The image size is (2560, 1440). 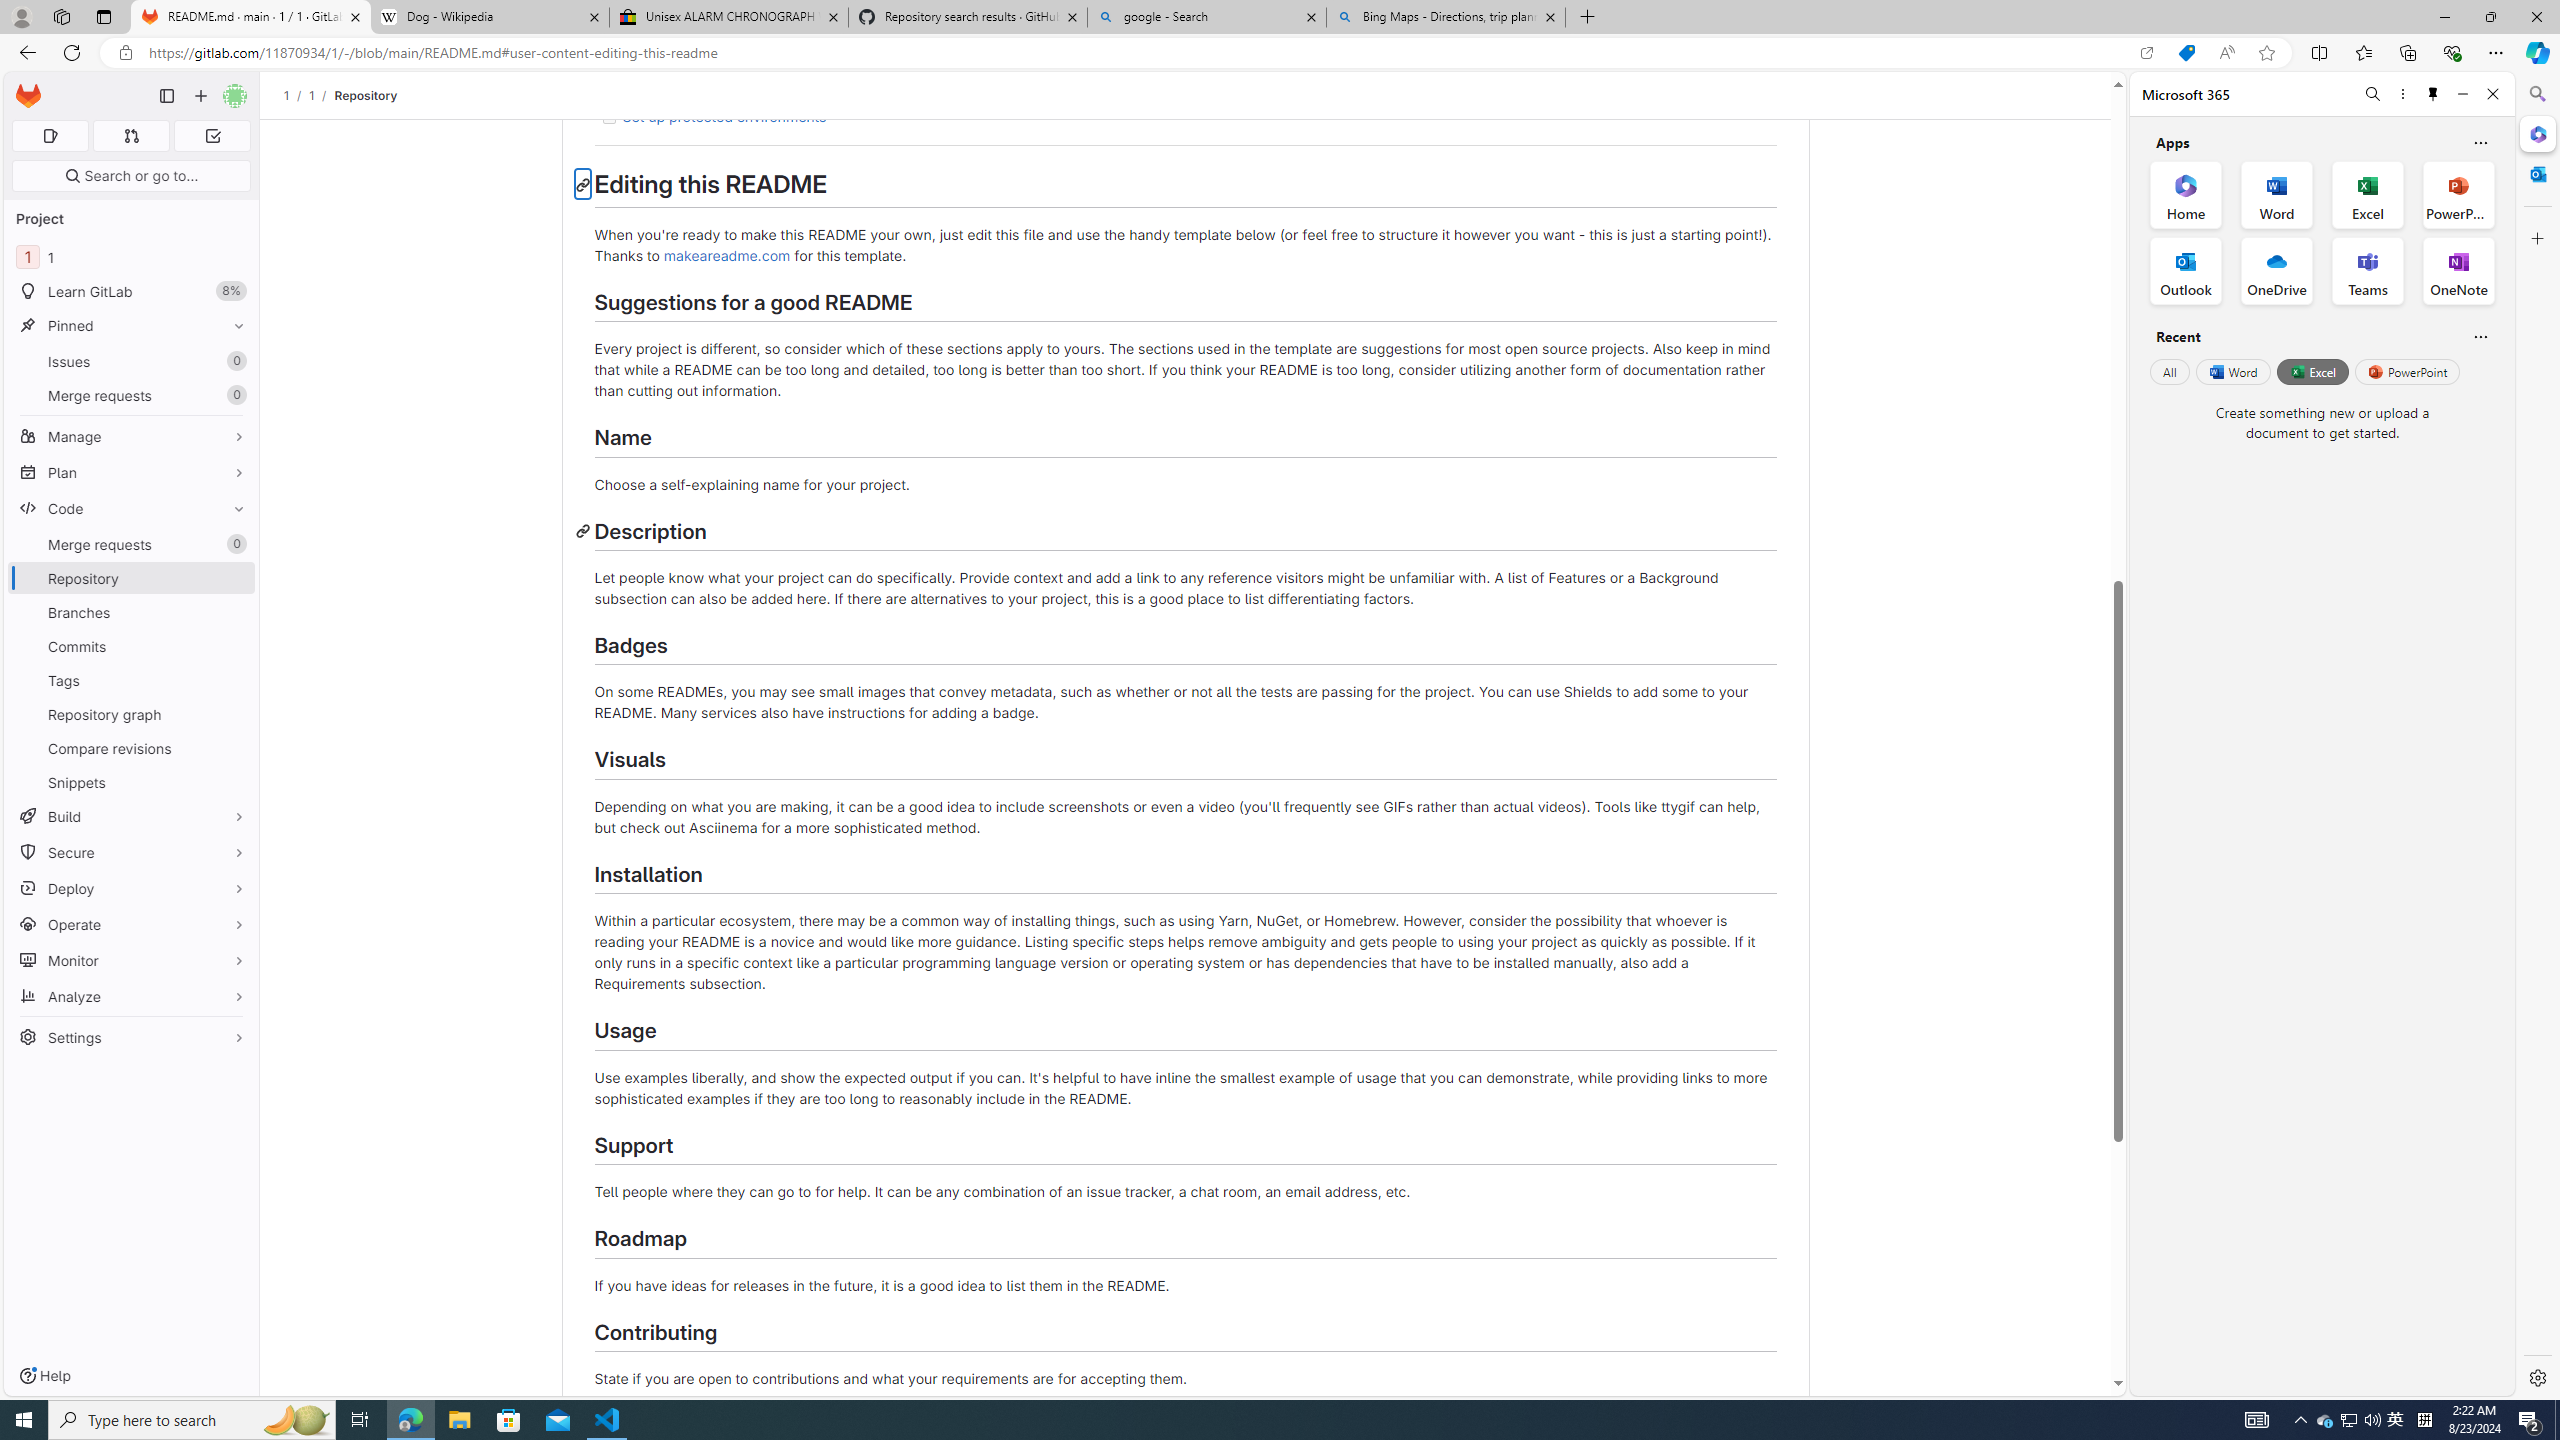 I want to click on 'Repository', so click(x=363, y=95).